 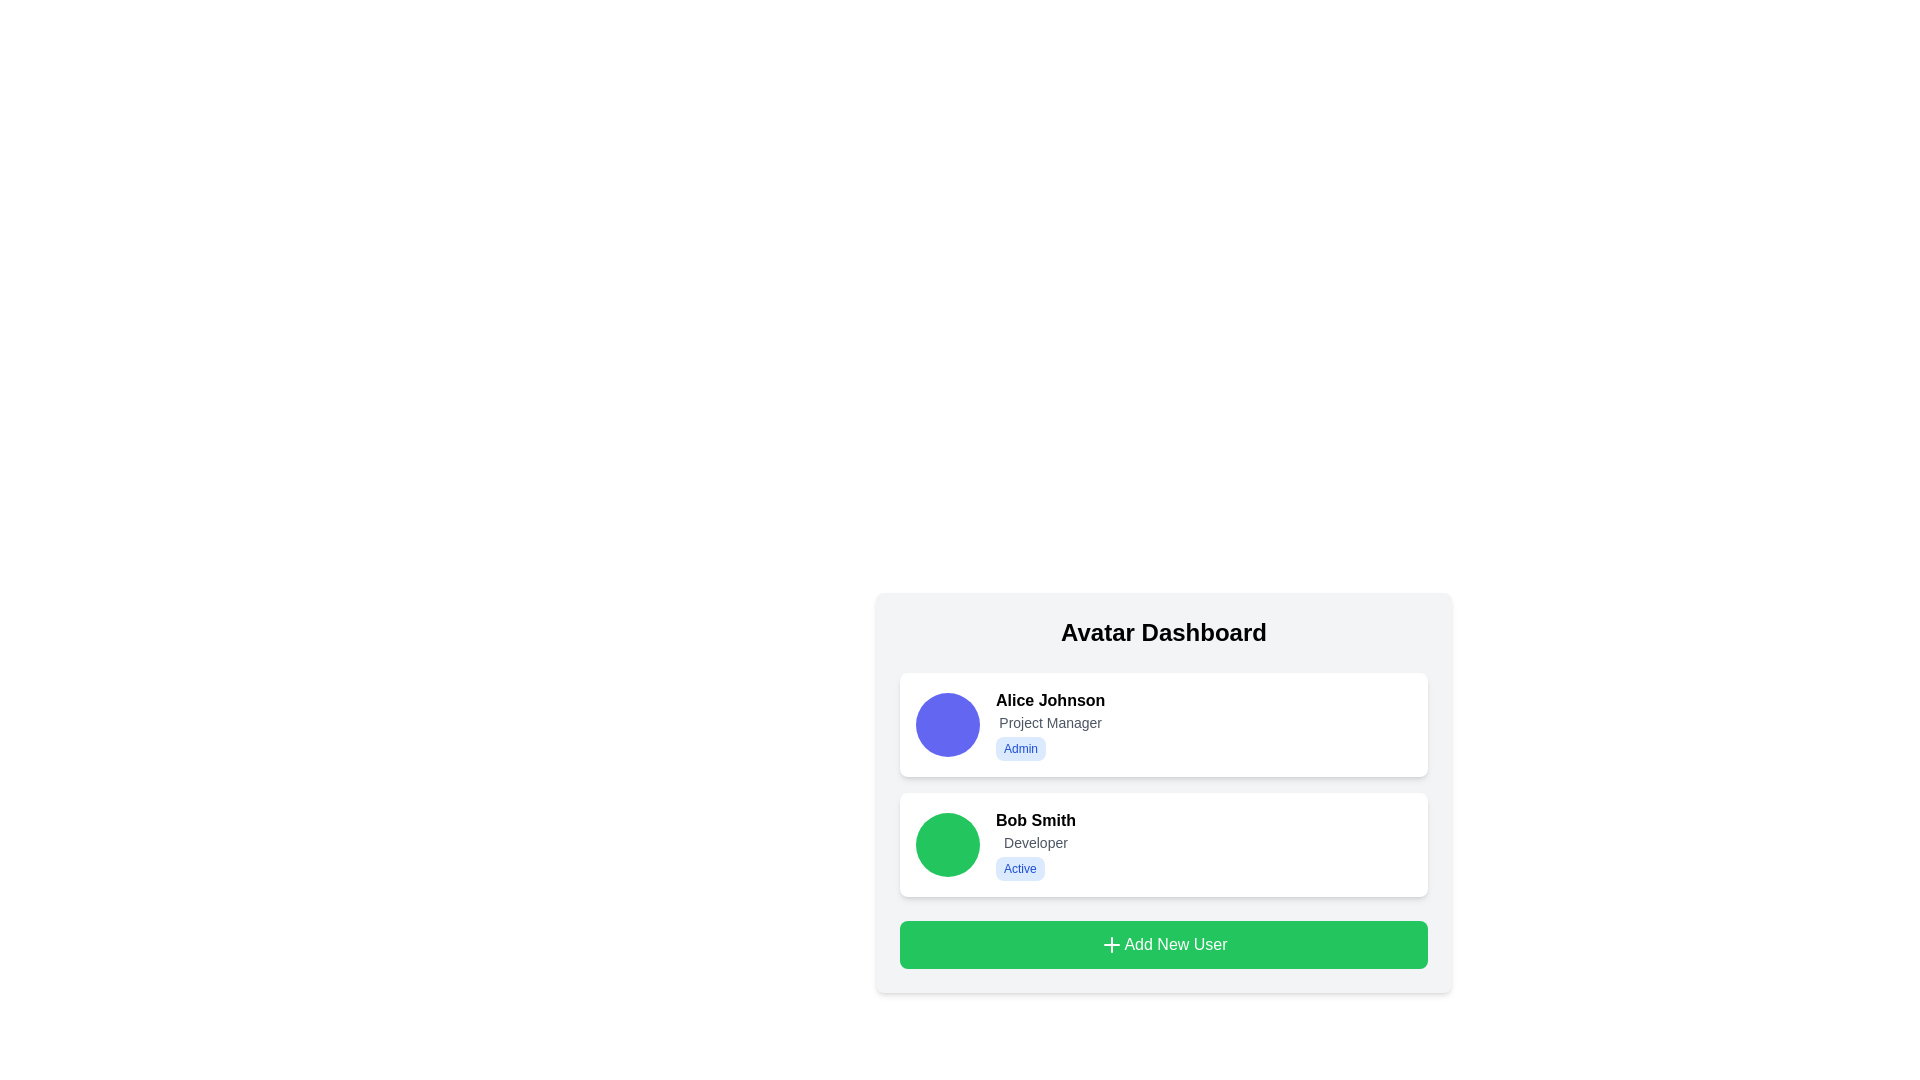 What do you see at coordinates (1021, 748) in the screenshot?
I see `the 'Admin' role indicator label for user 'Alice Johnson', which is located below the user's name and adjacent to the role description 'Project Manager' in the user details card` at bounding box center [1021, 748].